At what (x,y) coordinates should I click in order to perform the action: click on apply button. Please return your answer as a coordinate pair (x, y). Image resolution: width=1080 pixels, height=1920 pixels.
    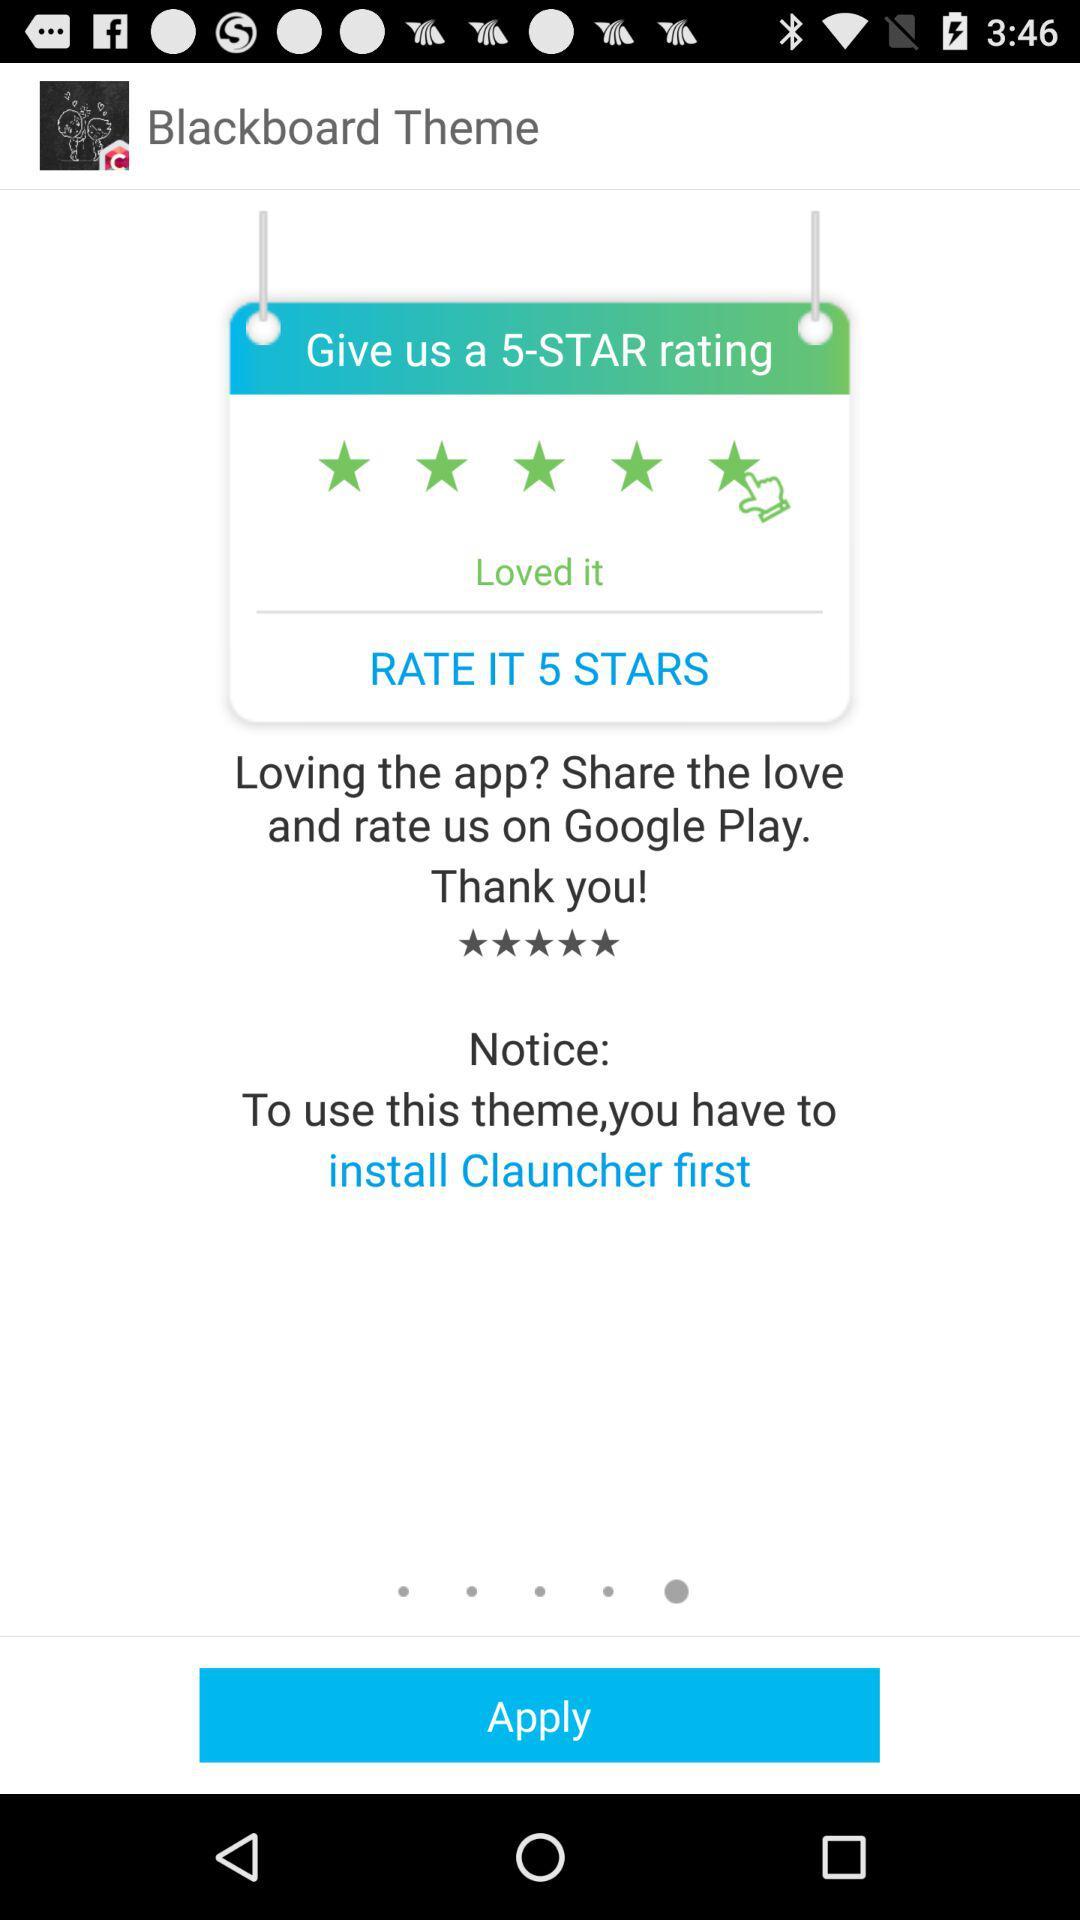
    Looking at the image, I should click on (538, 1714).